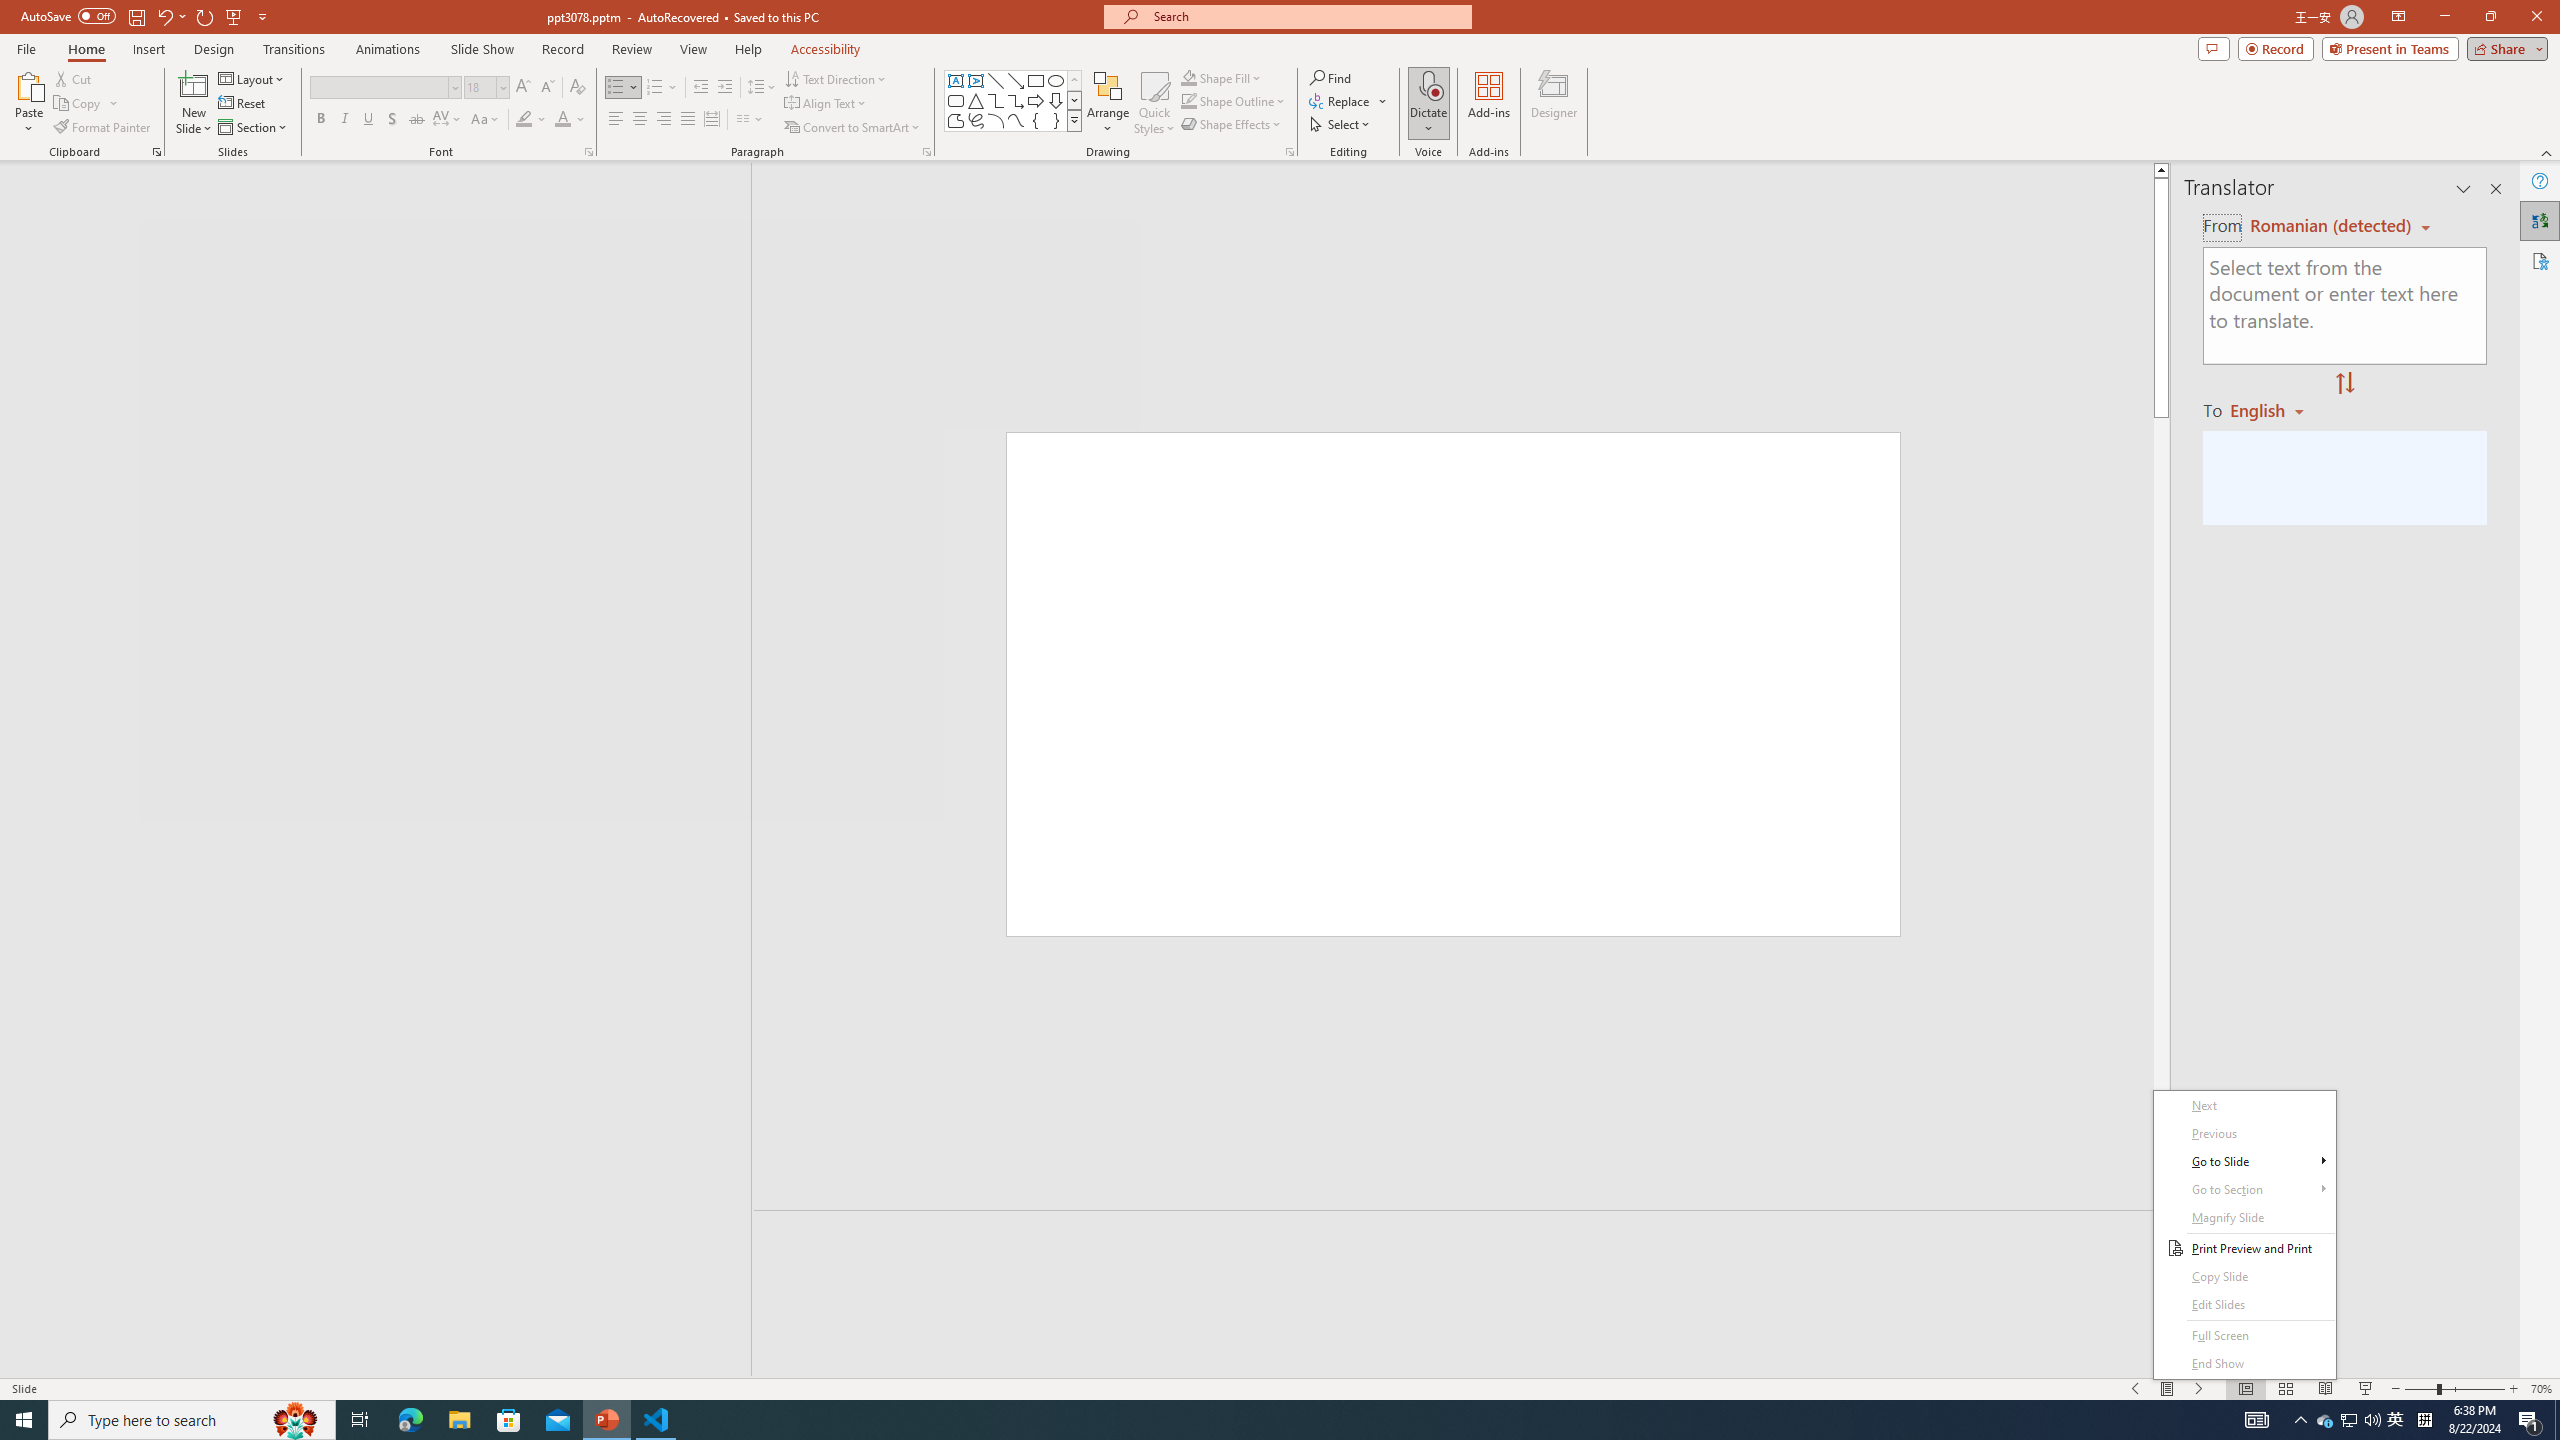 This screenshot has height=1440, width=2560. I want to click on 'Numbering', so click(655, 87).